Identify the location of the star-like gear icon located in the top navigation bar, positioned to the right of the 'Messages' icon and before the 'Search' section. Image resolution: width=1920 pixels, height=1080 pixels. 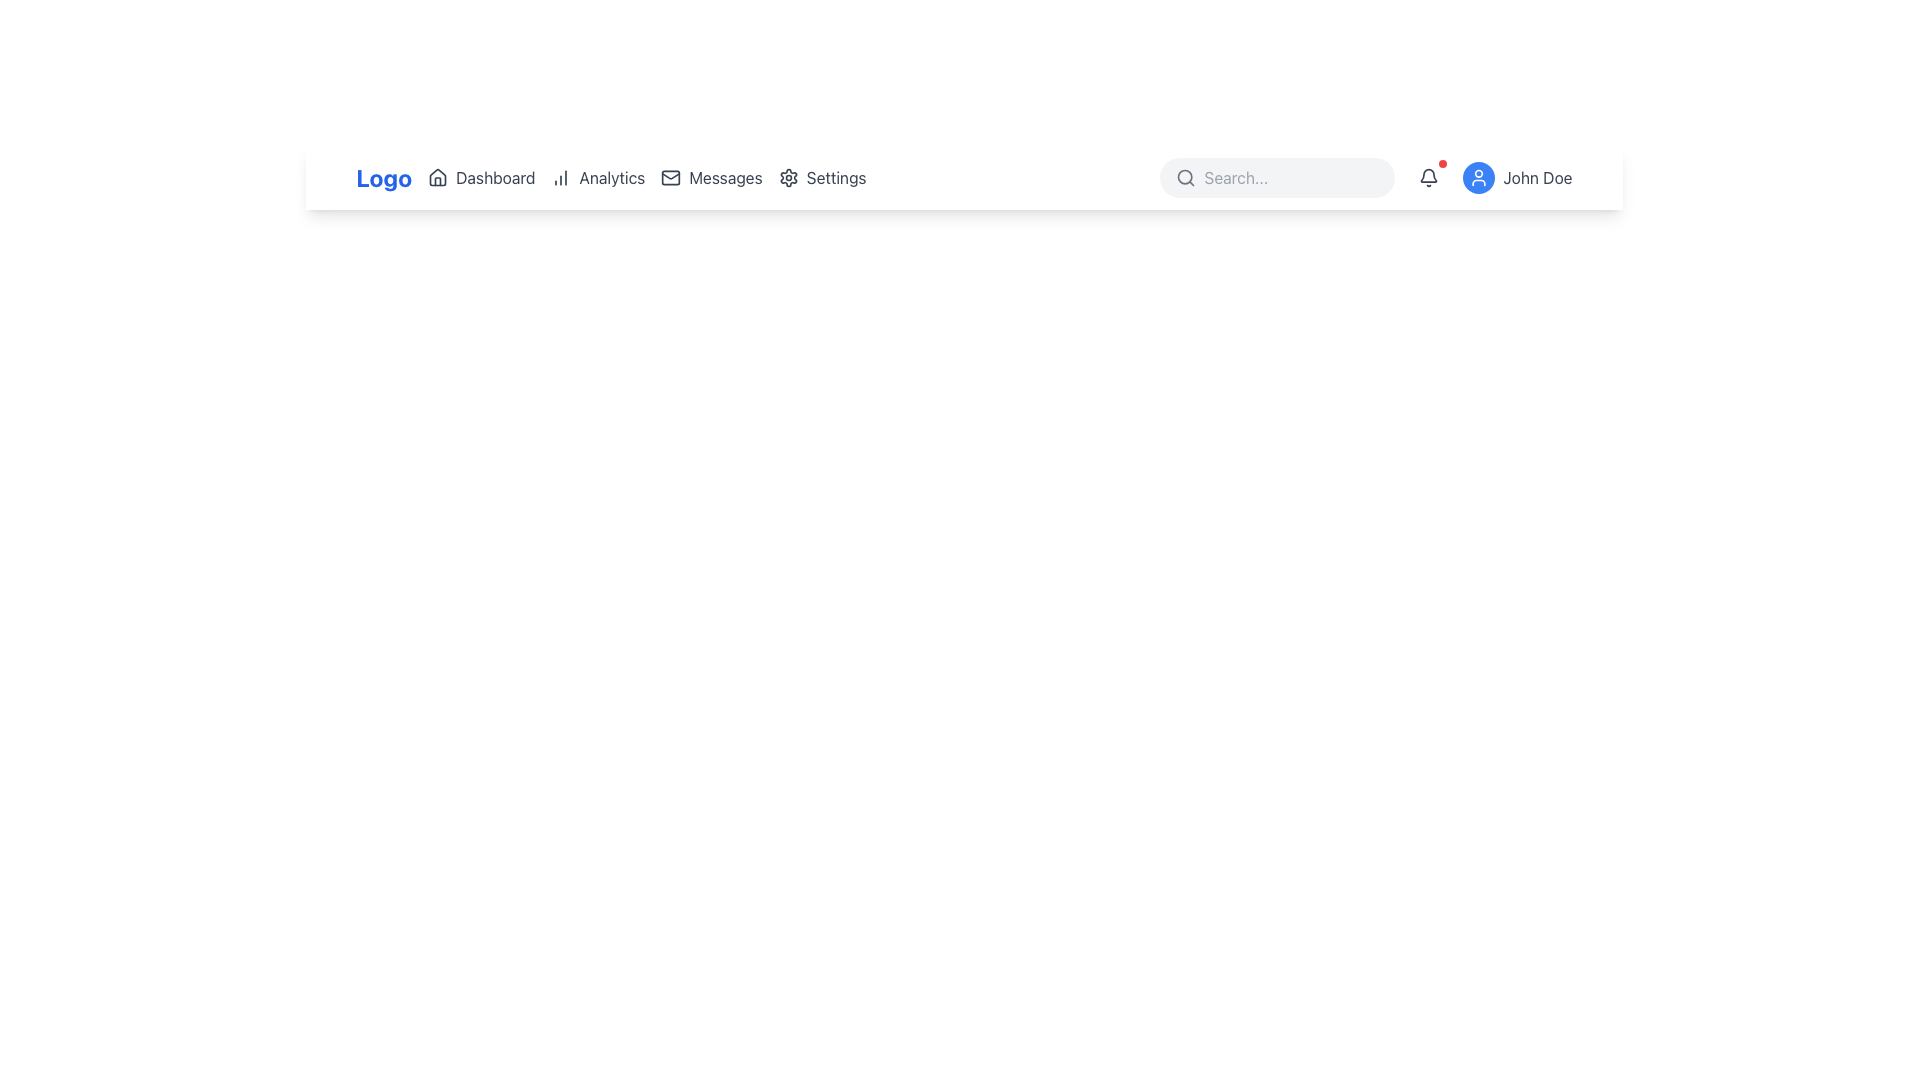
(787, 176).